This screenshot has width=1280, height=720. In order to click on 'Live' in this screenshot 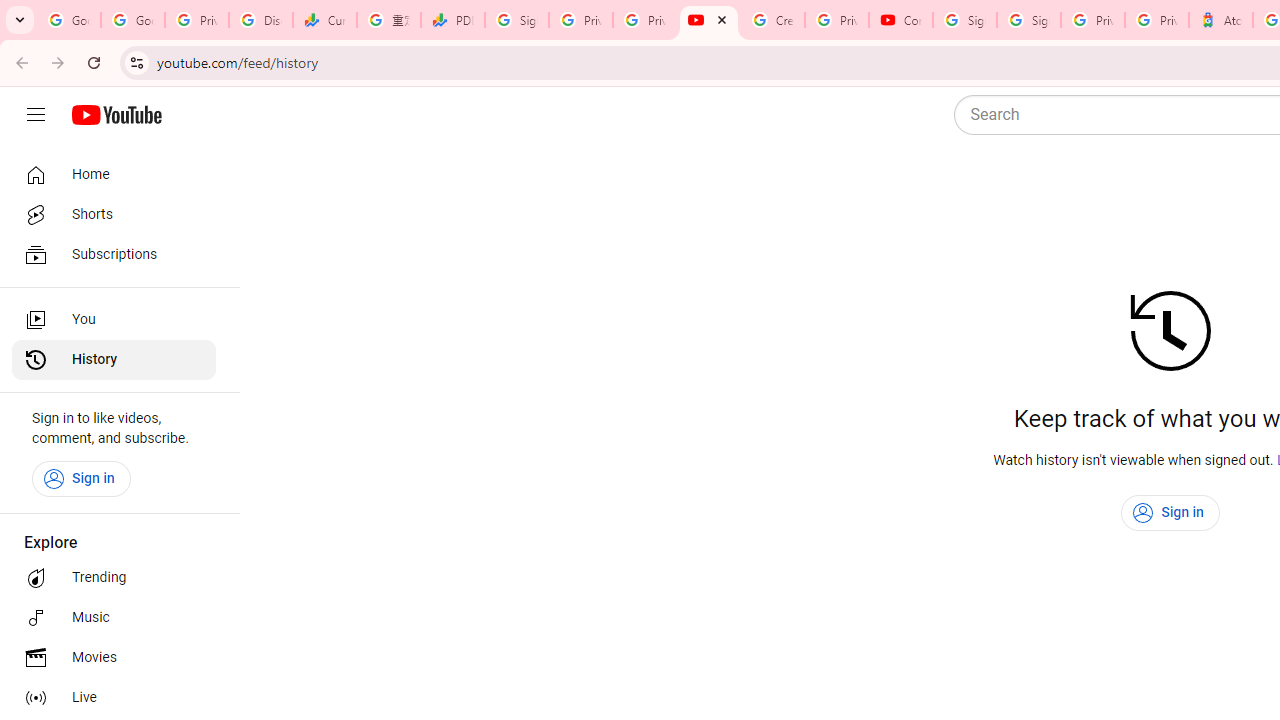, I will do `click(112, 697)`.